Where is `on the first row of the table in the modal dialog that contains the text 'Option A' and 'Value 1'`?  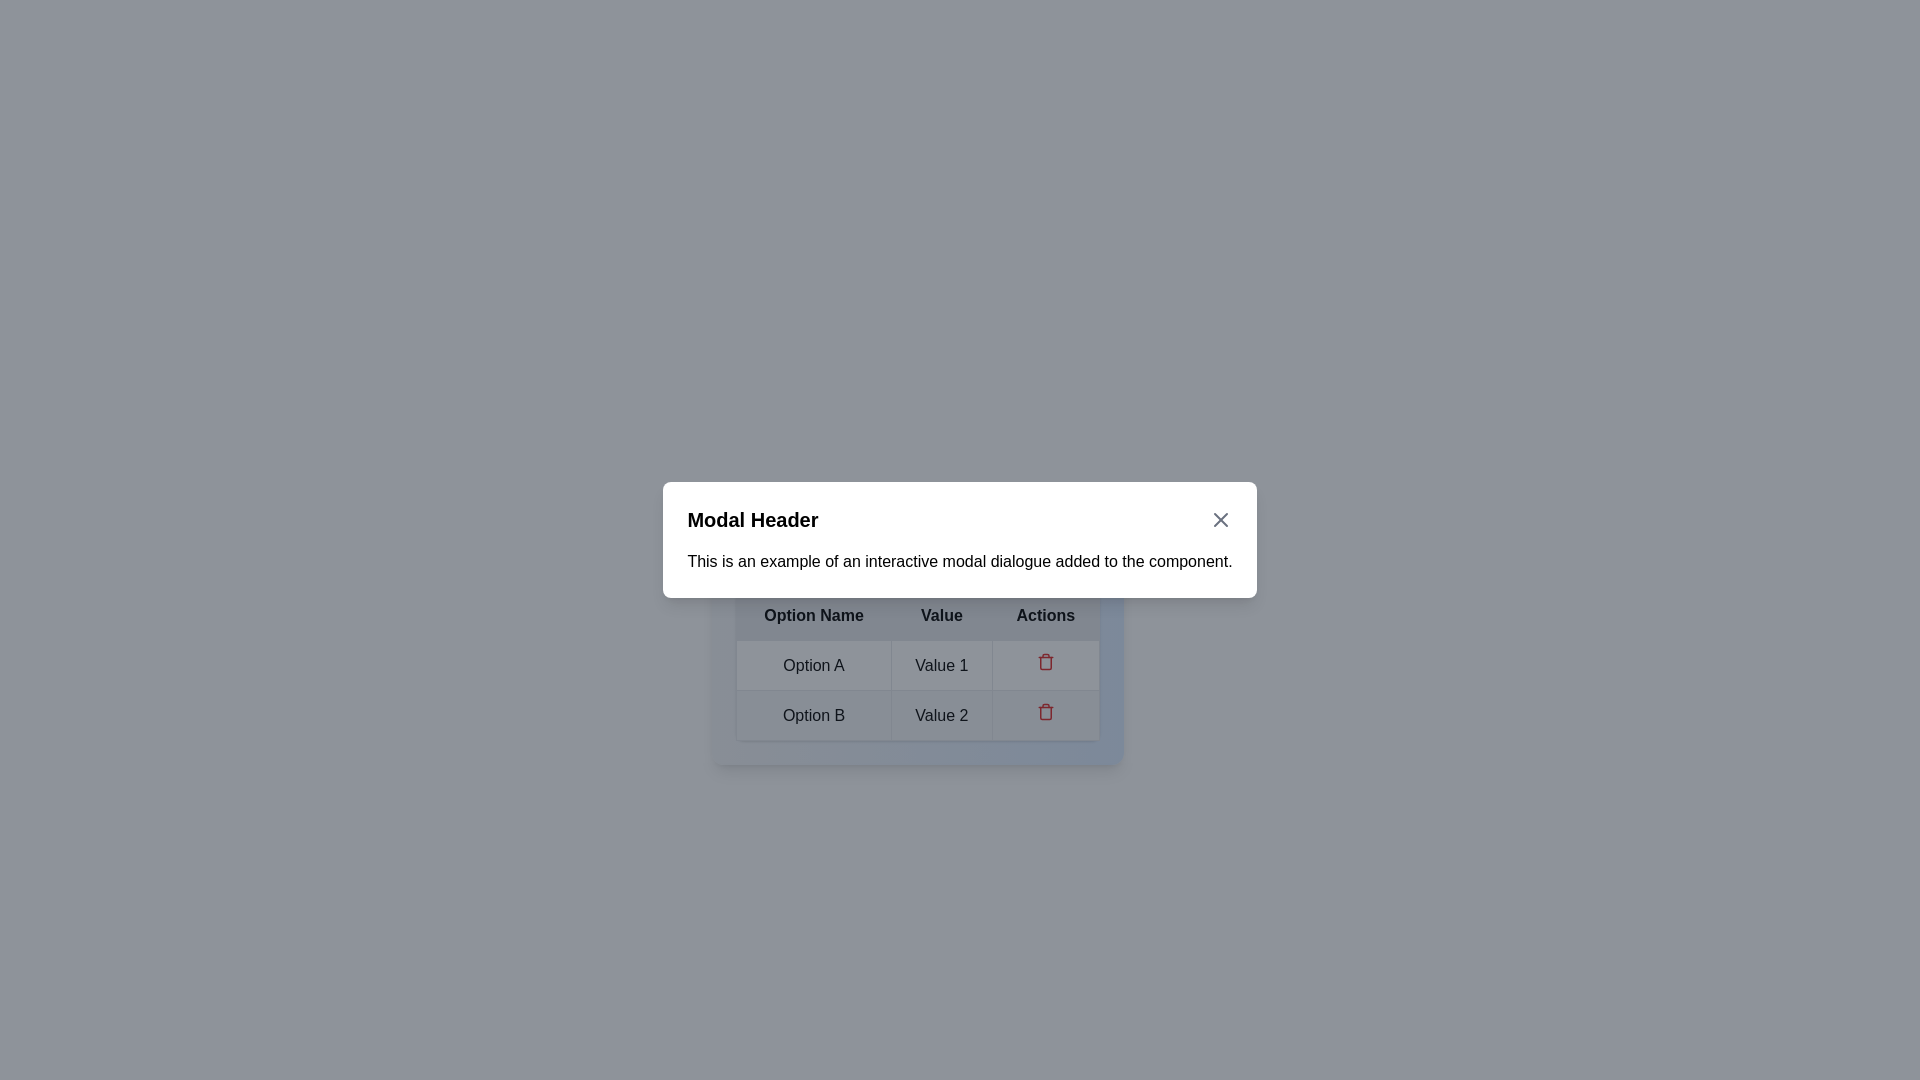 on the first row of the table in the modal dialog that contains the text 'Option A' and 'Value 1' is located at coordinates (916, 664).